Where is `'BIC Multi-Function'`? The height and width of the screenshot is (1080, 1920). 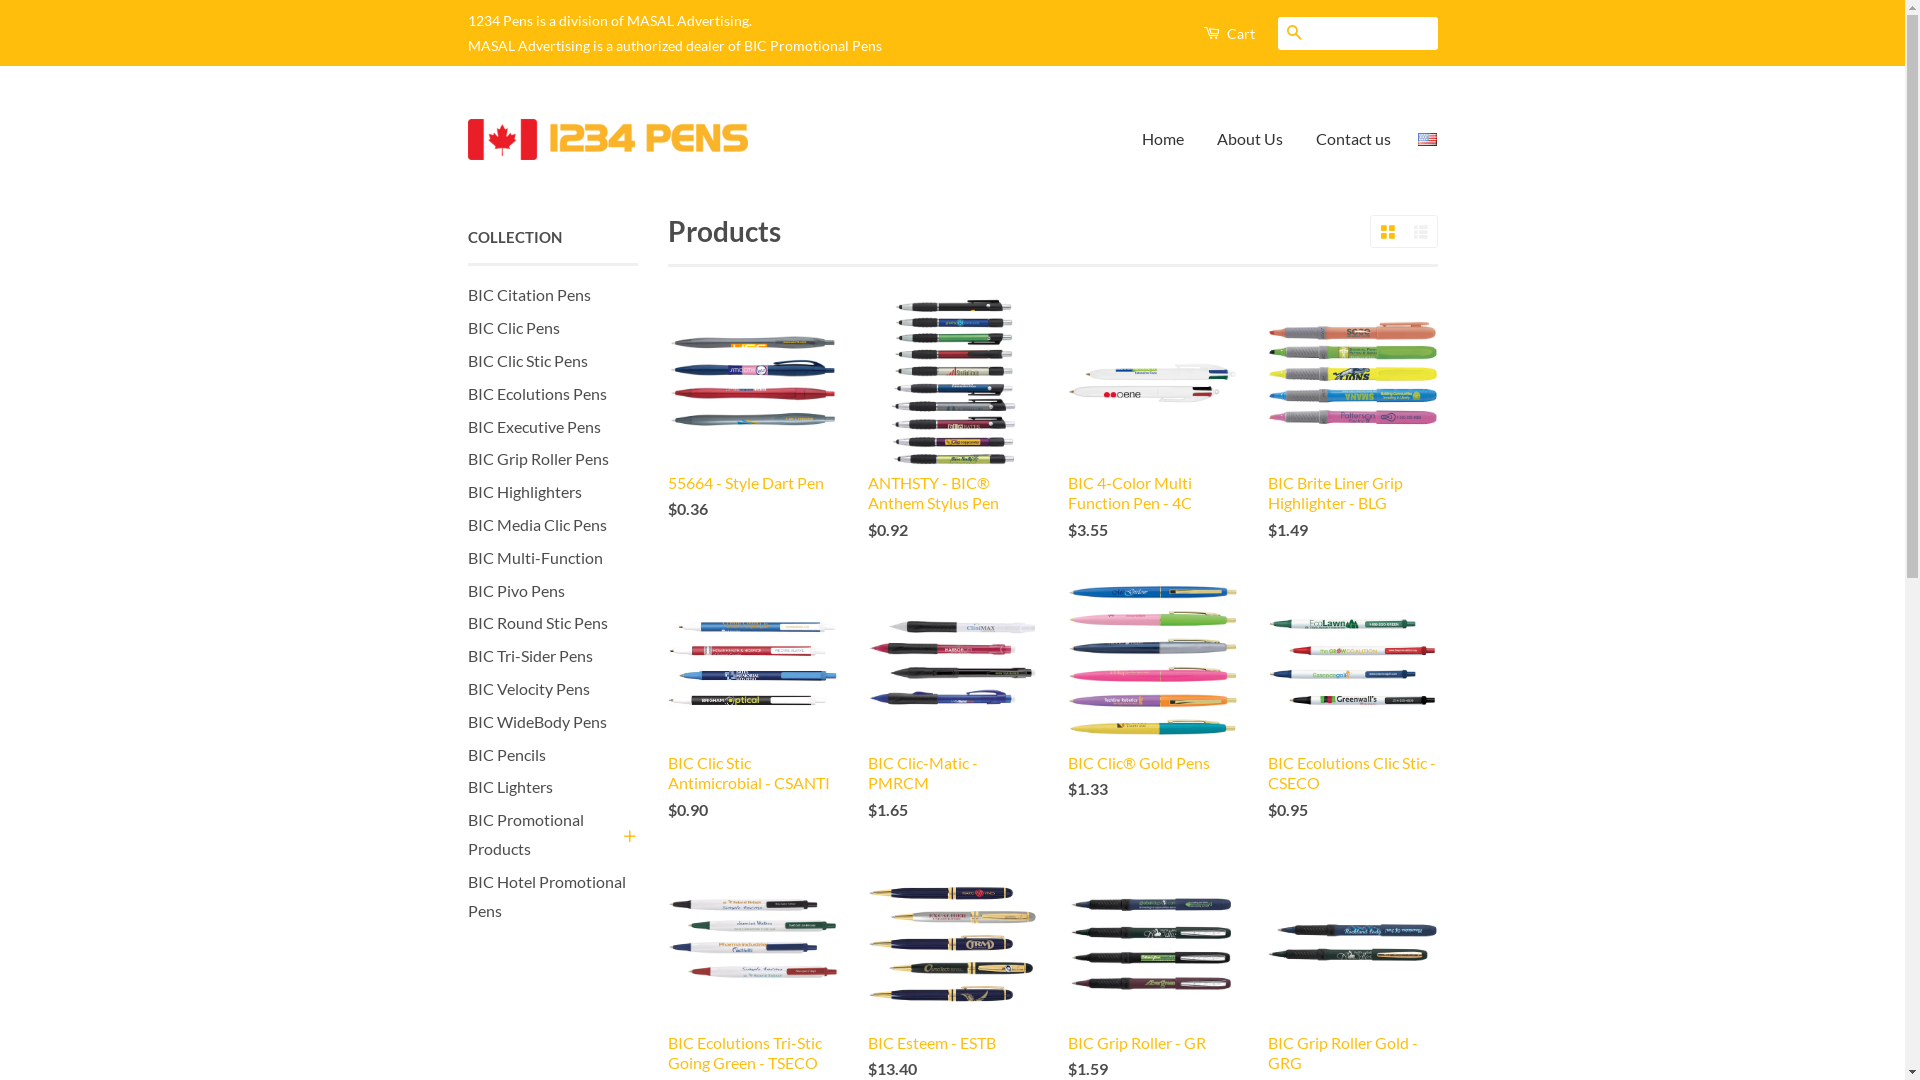 'BIC Multi-Function' is located at coordinates (466, 557).